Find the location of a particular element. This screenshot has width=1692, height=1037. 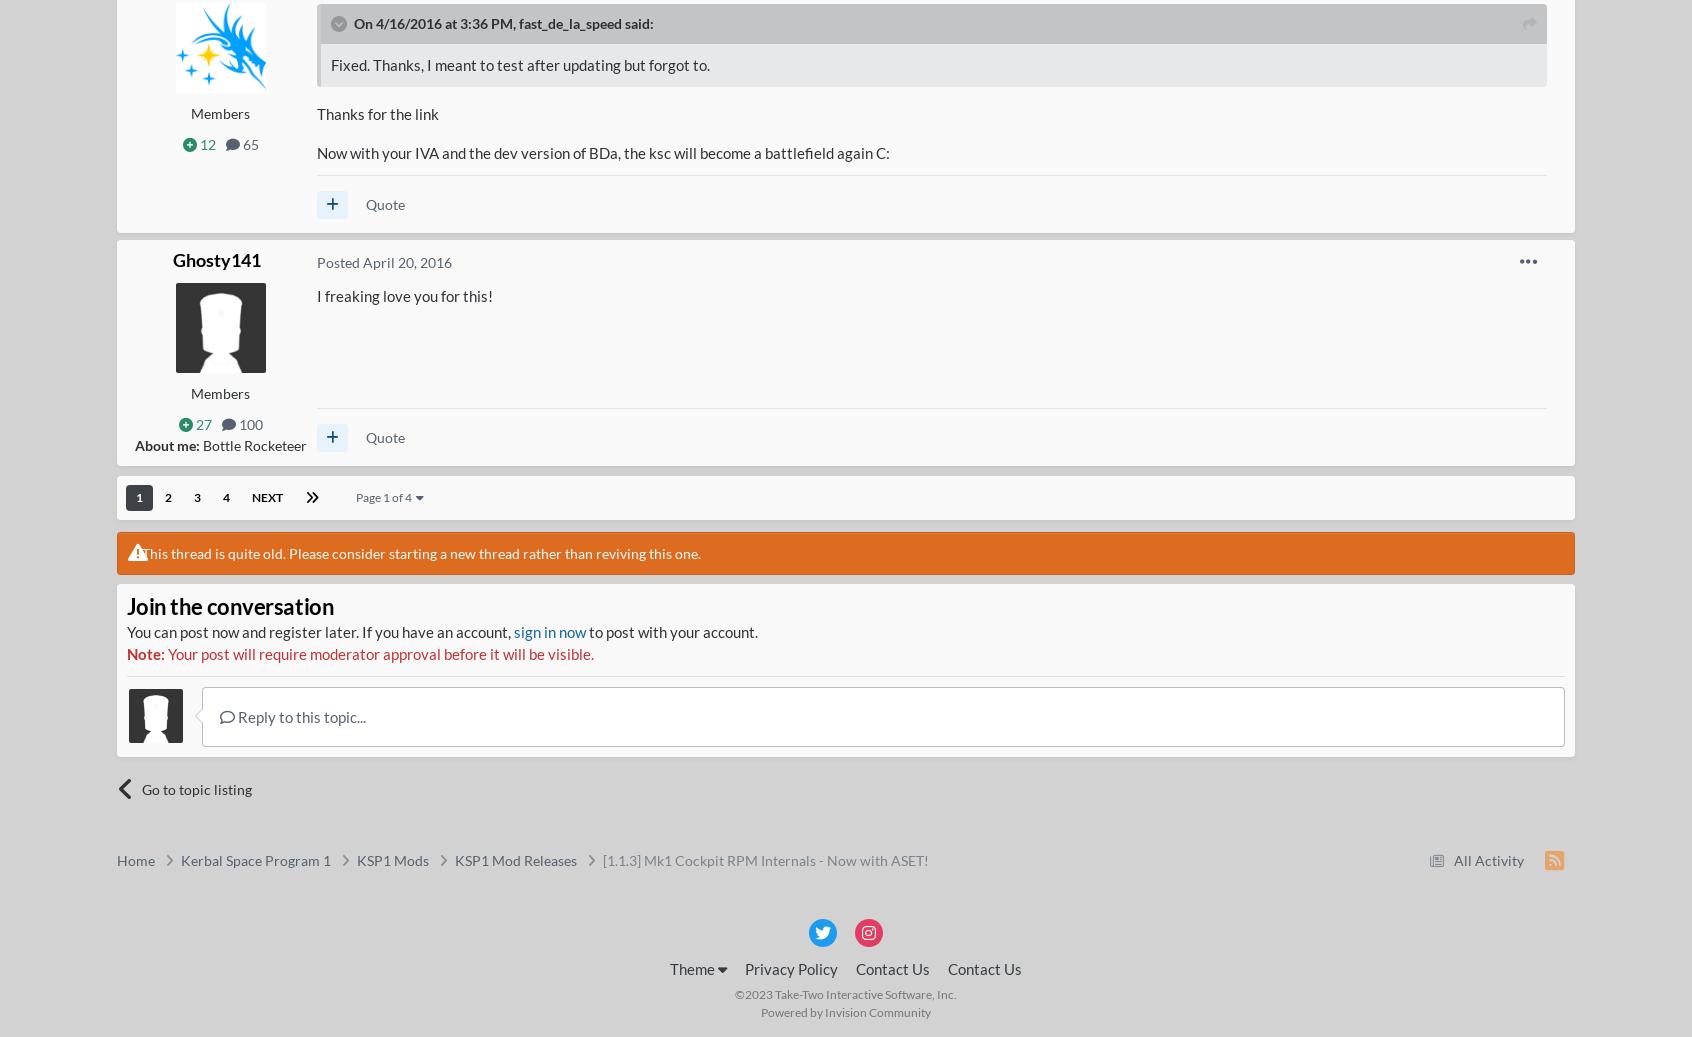

'KSP1 Mod Releases' is located at coordinates (516, 860).